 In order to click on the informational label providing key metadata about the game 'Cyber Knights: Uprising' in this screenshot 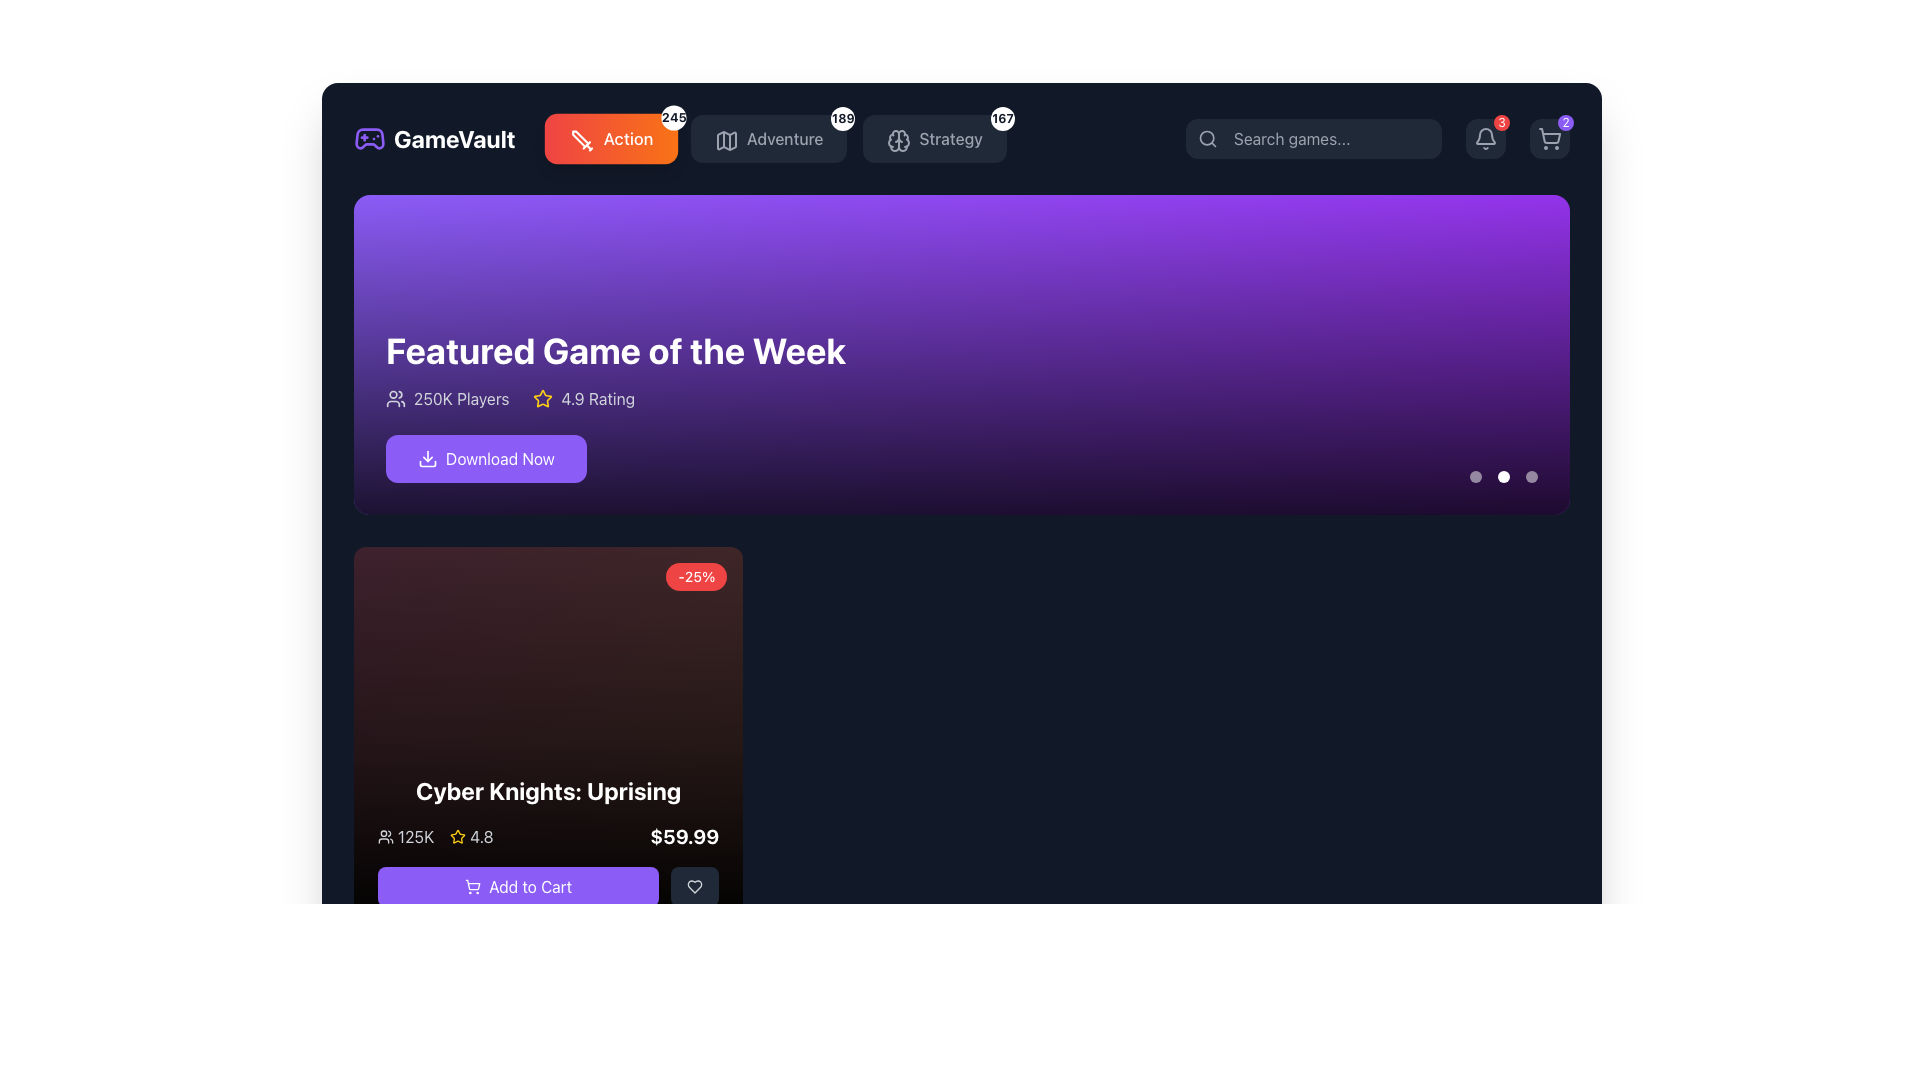, I will do `click(548, 837)`.